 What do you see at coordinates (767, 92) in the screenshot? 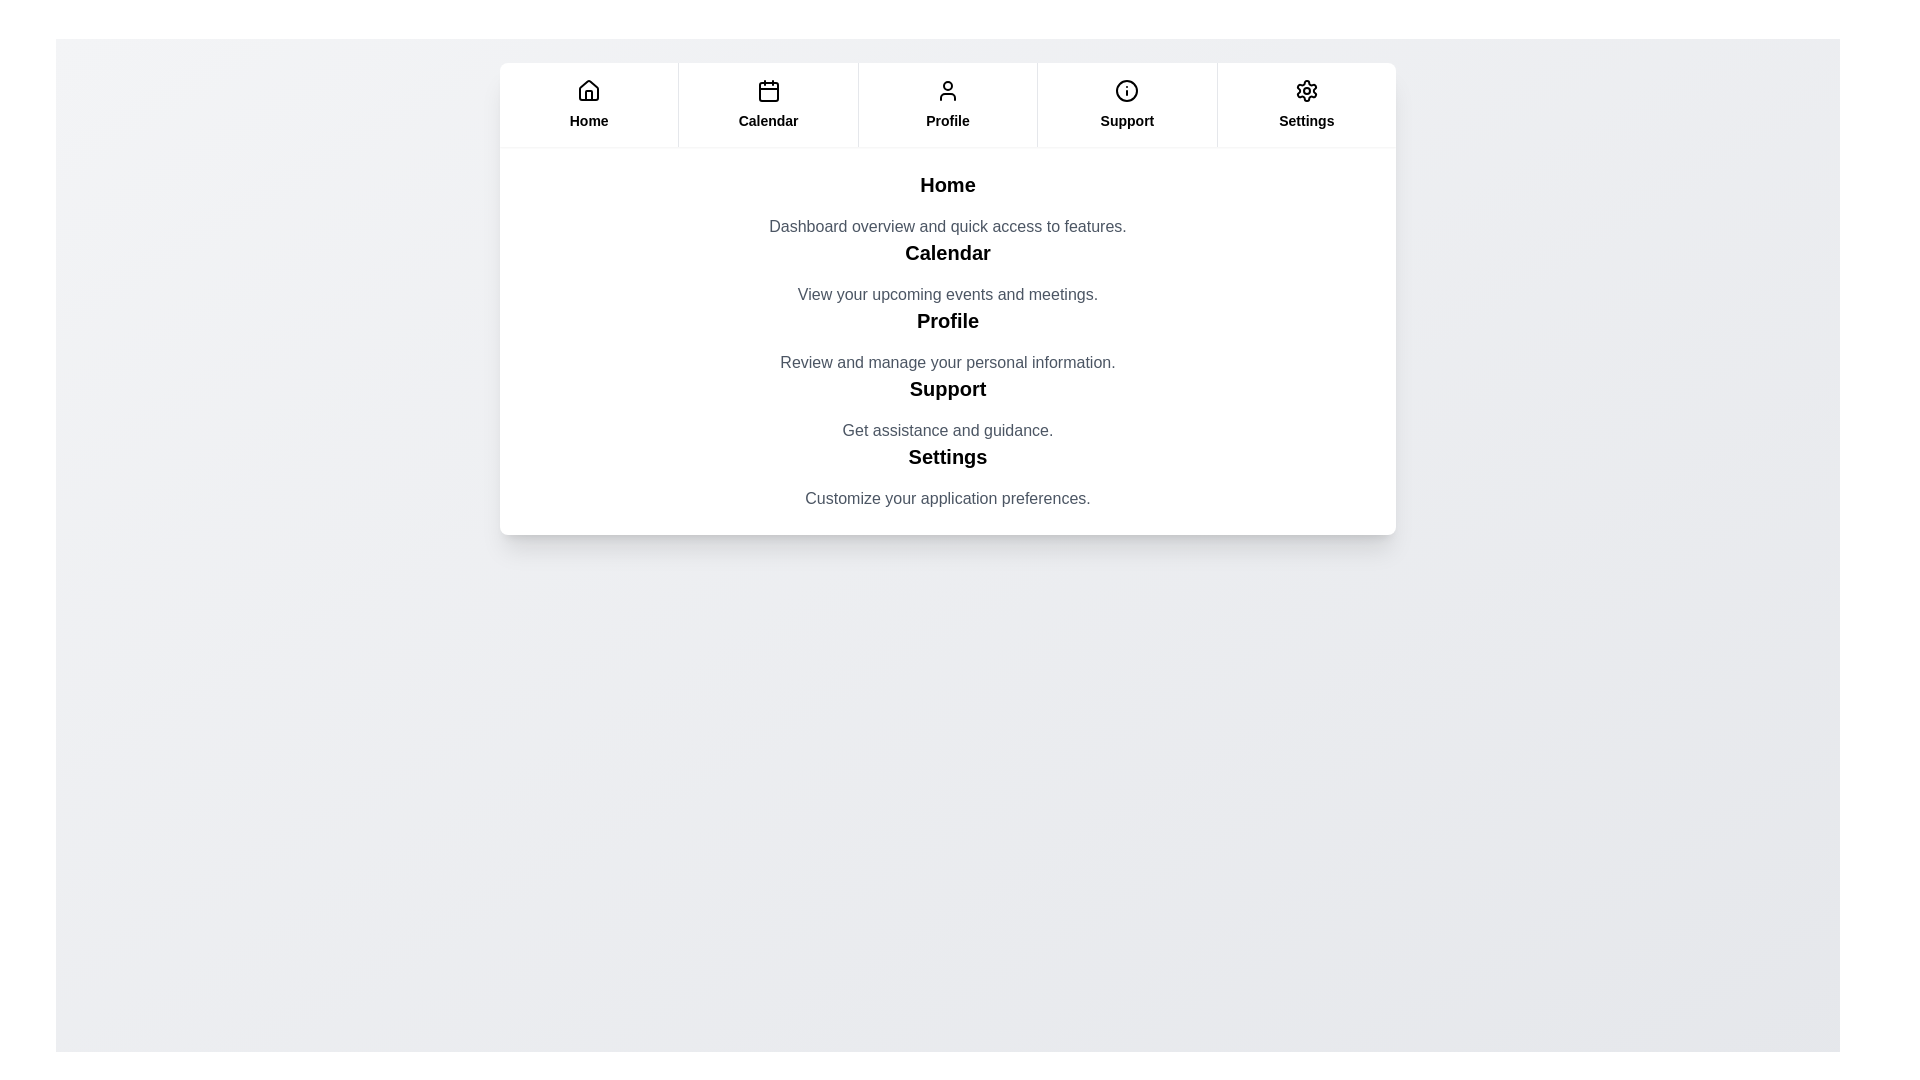
I see `SVG Rectangle element that serves as a decorative part of the calendar icon located in the navigation bar, which is the second item labeled 'Calendar'` at bounding box center [767, 92].